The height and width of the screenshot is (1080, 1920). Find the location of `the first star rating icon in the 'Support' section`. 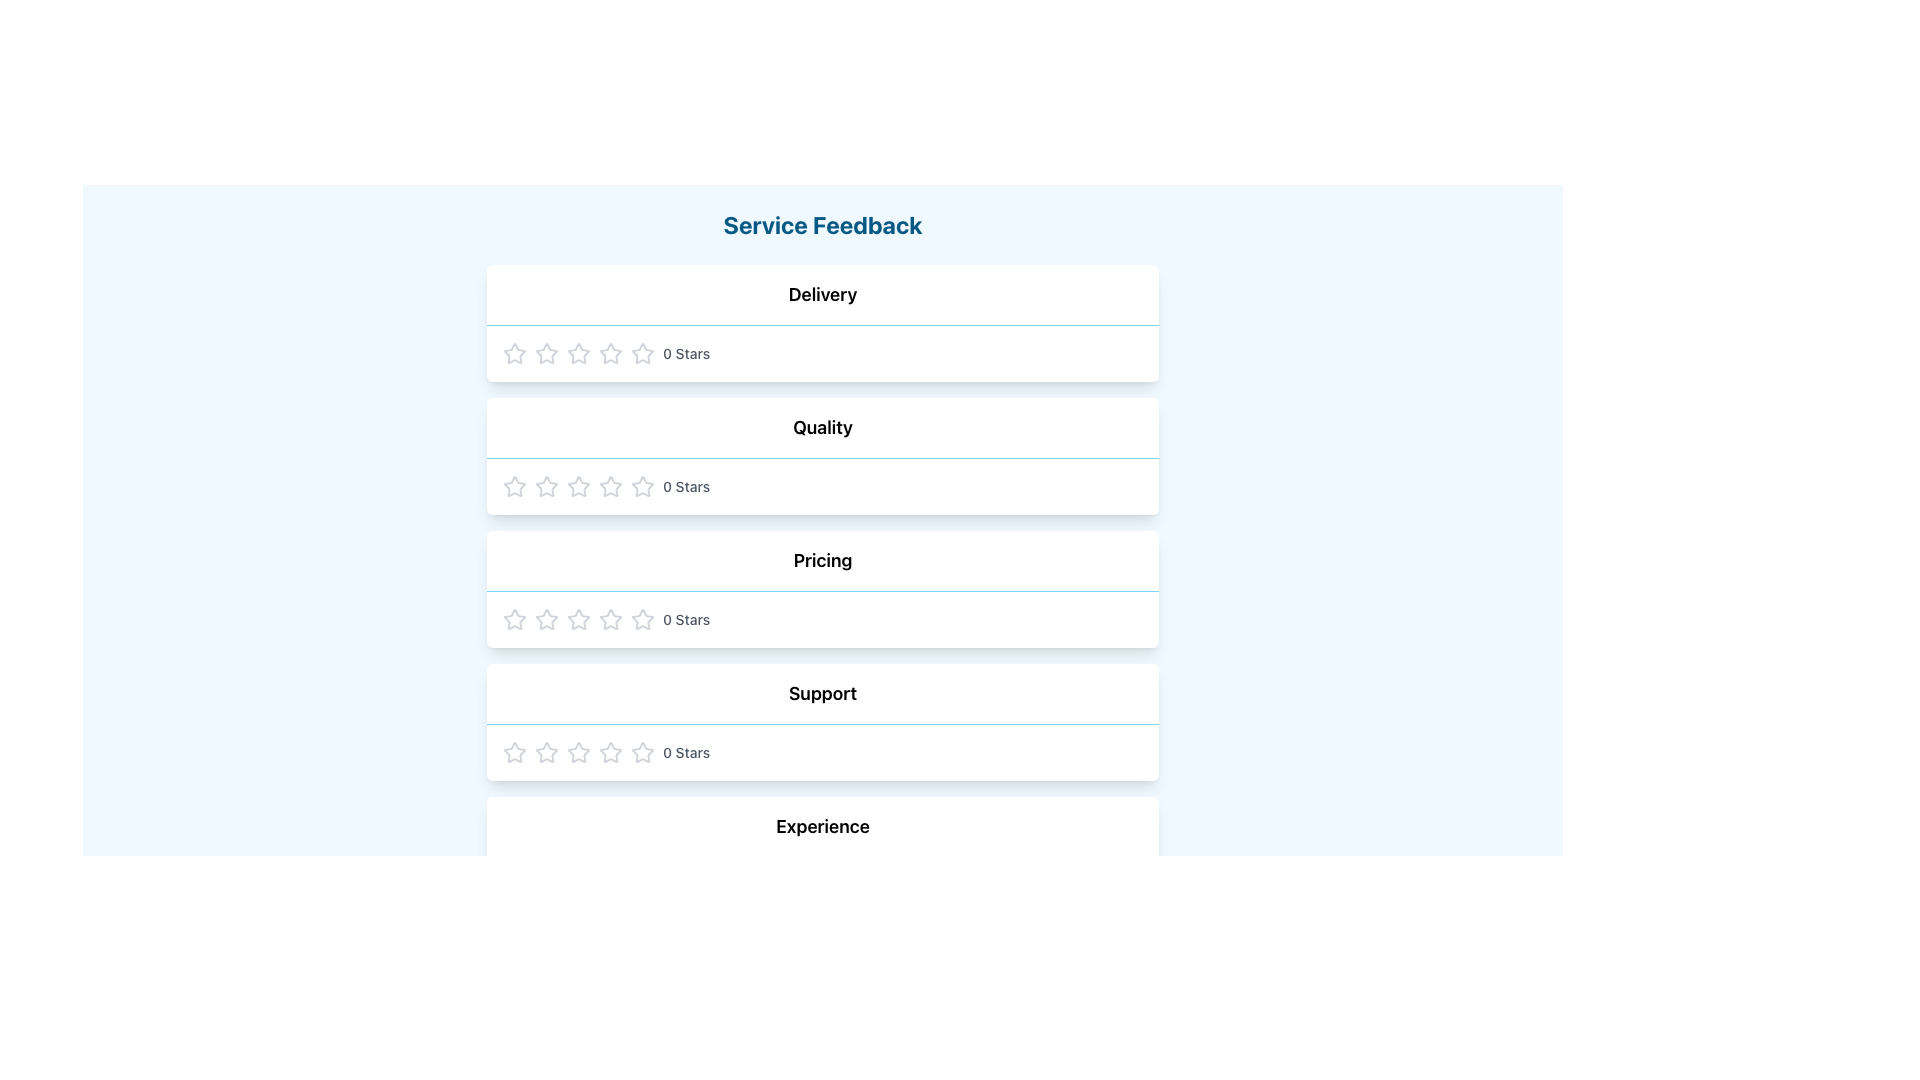

the first star rating icon in the 'Support' section is located at coordinates (514, 752).